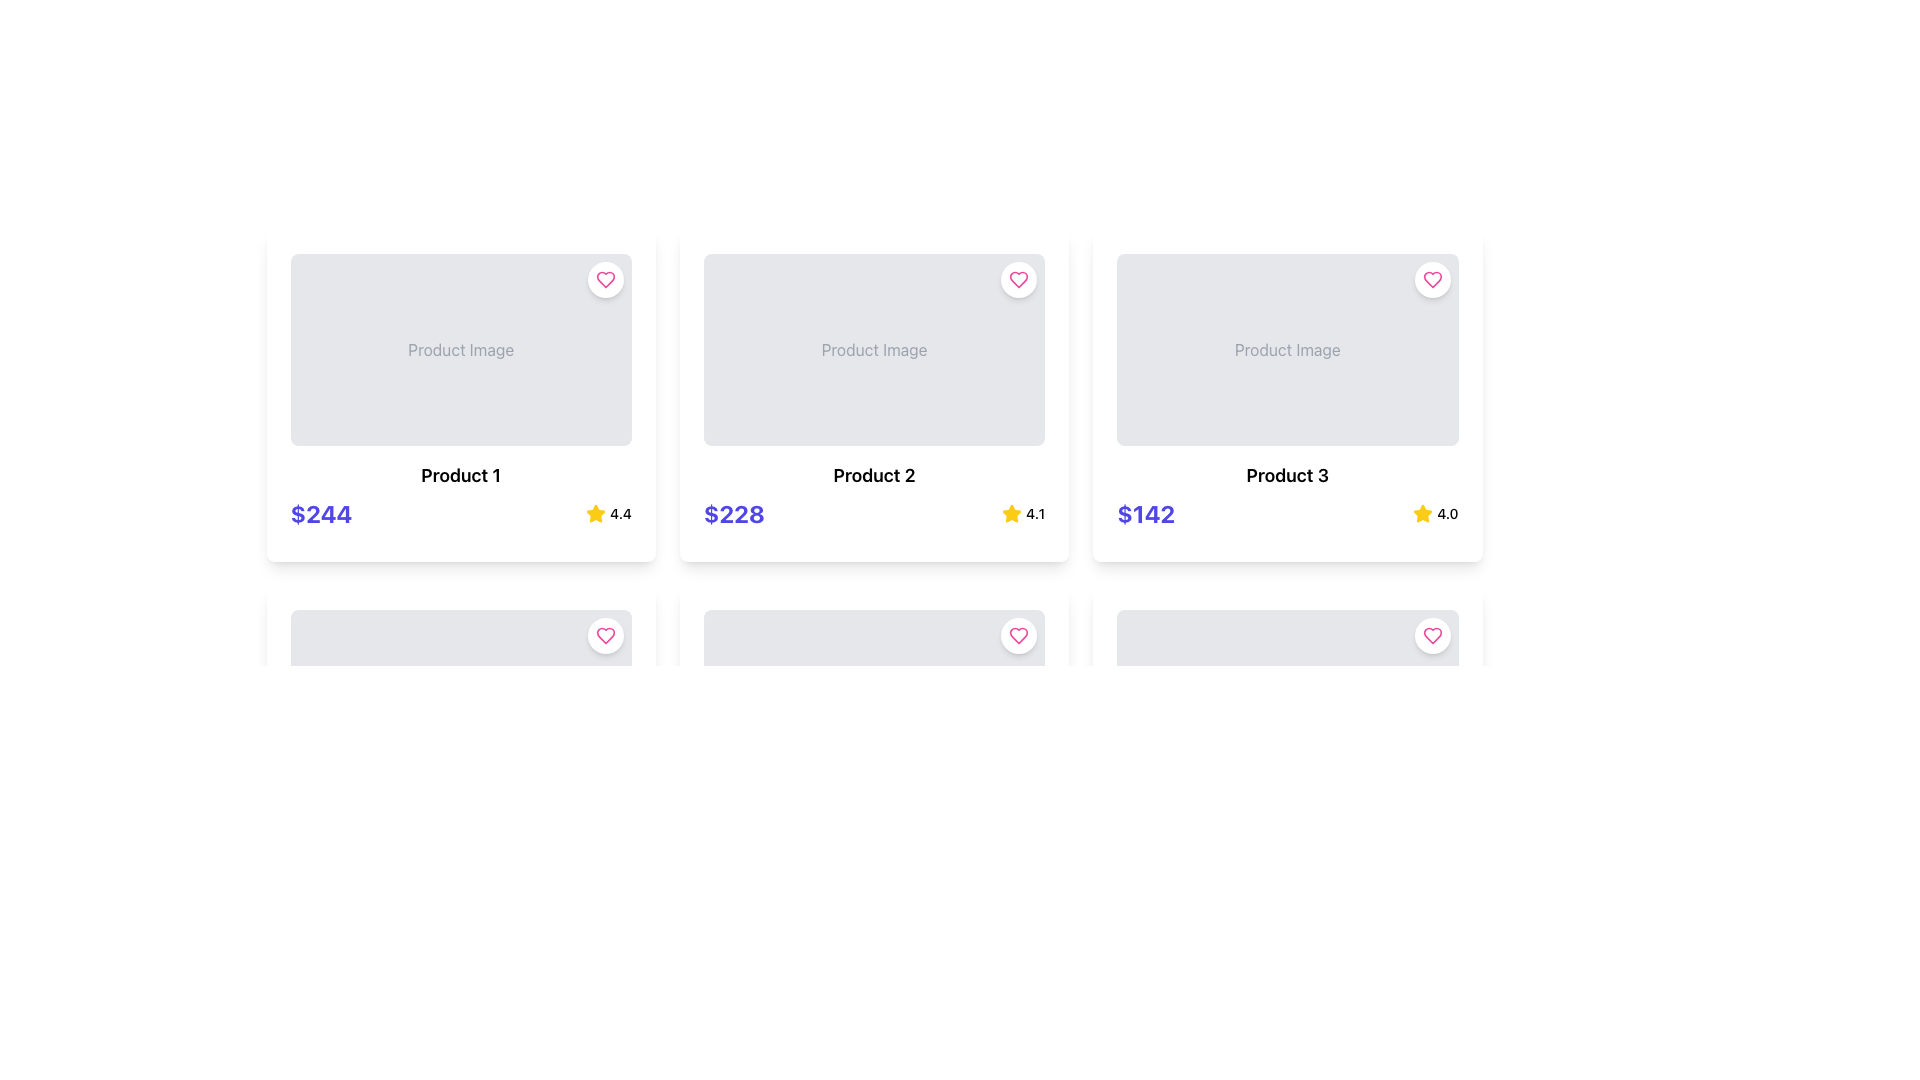  What do you see at coordinates (1431, 280) in the screenshot?
I see `the circular 'favorite' or 'like' button located at the top-right corner of the 'Product 3' card` at bounding box center [1431, 280].